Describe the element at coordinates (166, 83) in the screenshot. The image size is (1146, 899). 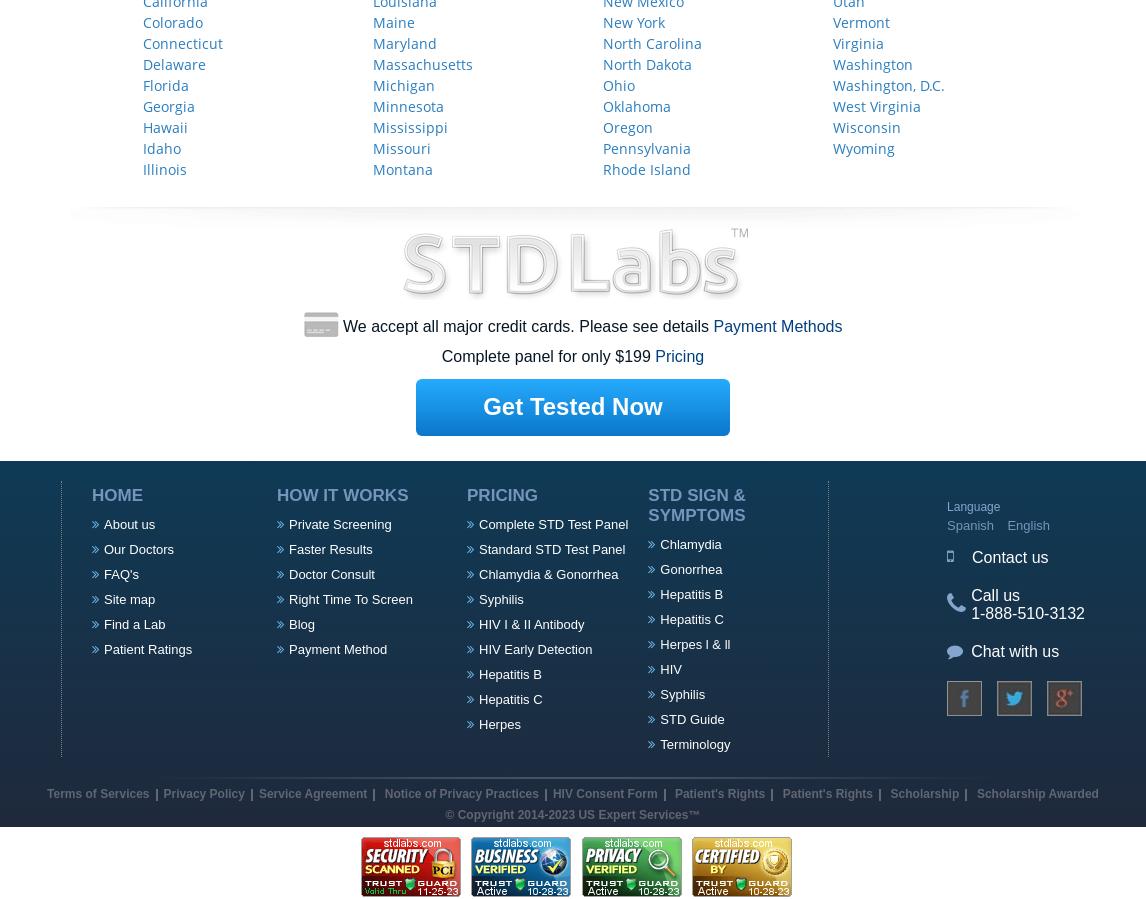
I see `'Florida'` at that location.